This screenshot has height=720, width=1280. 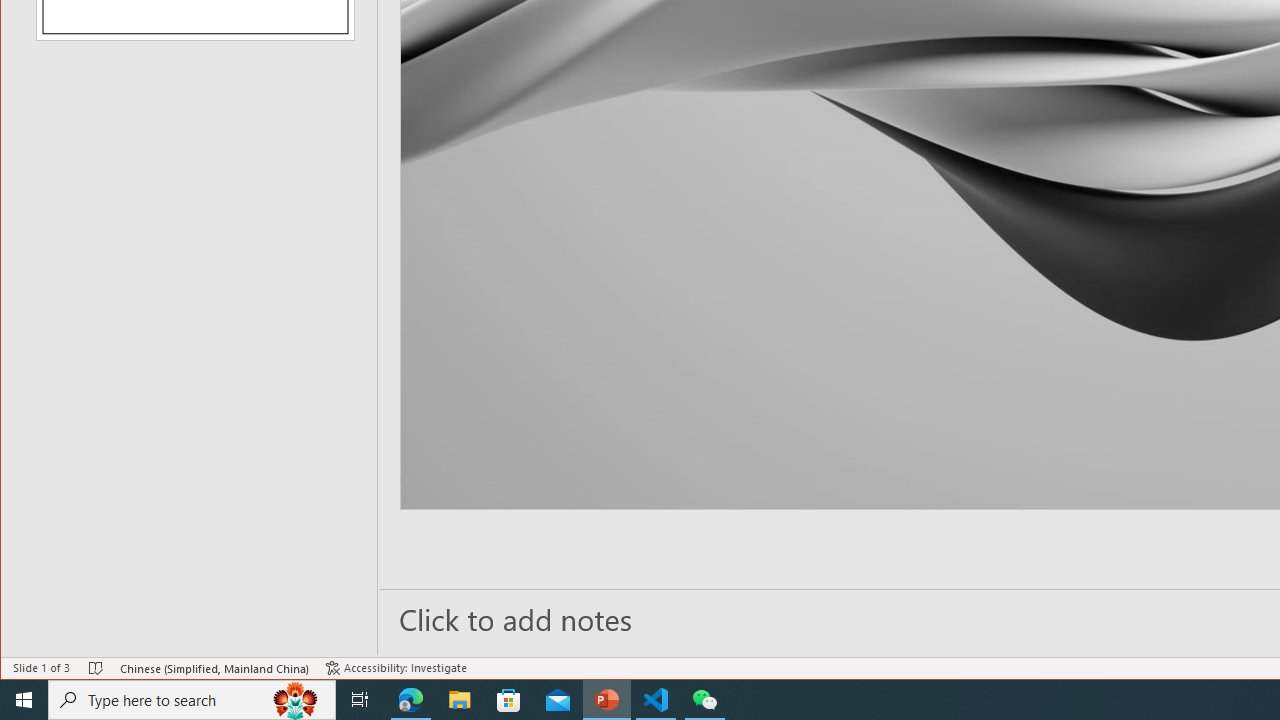 I want to click on 'Visual Studio Code - 1 running window', so click(x=656, y=698).